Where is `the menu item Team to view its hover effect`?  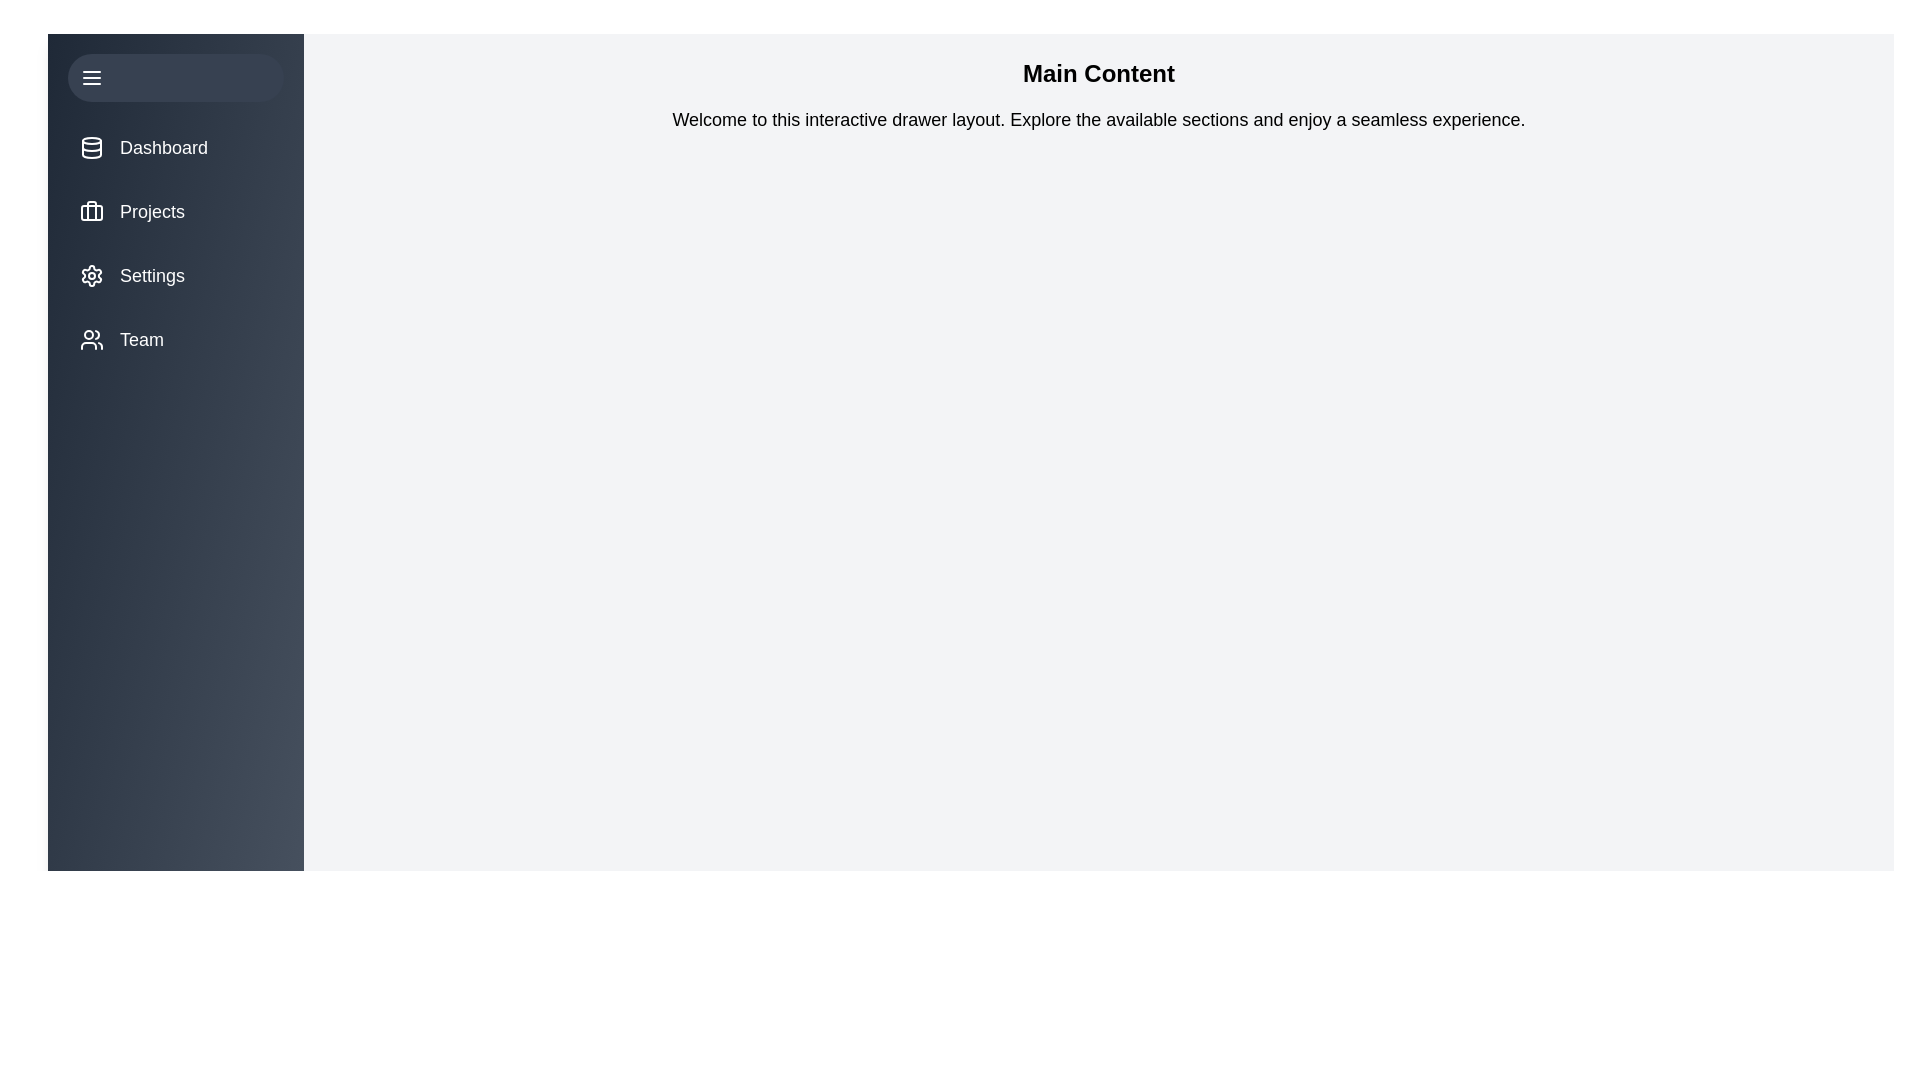
the menu item Team to view its hover effect is located at coordinates (176, 338).